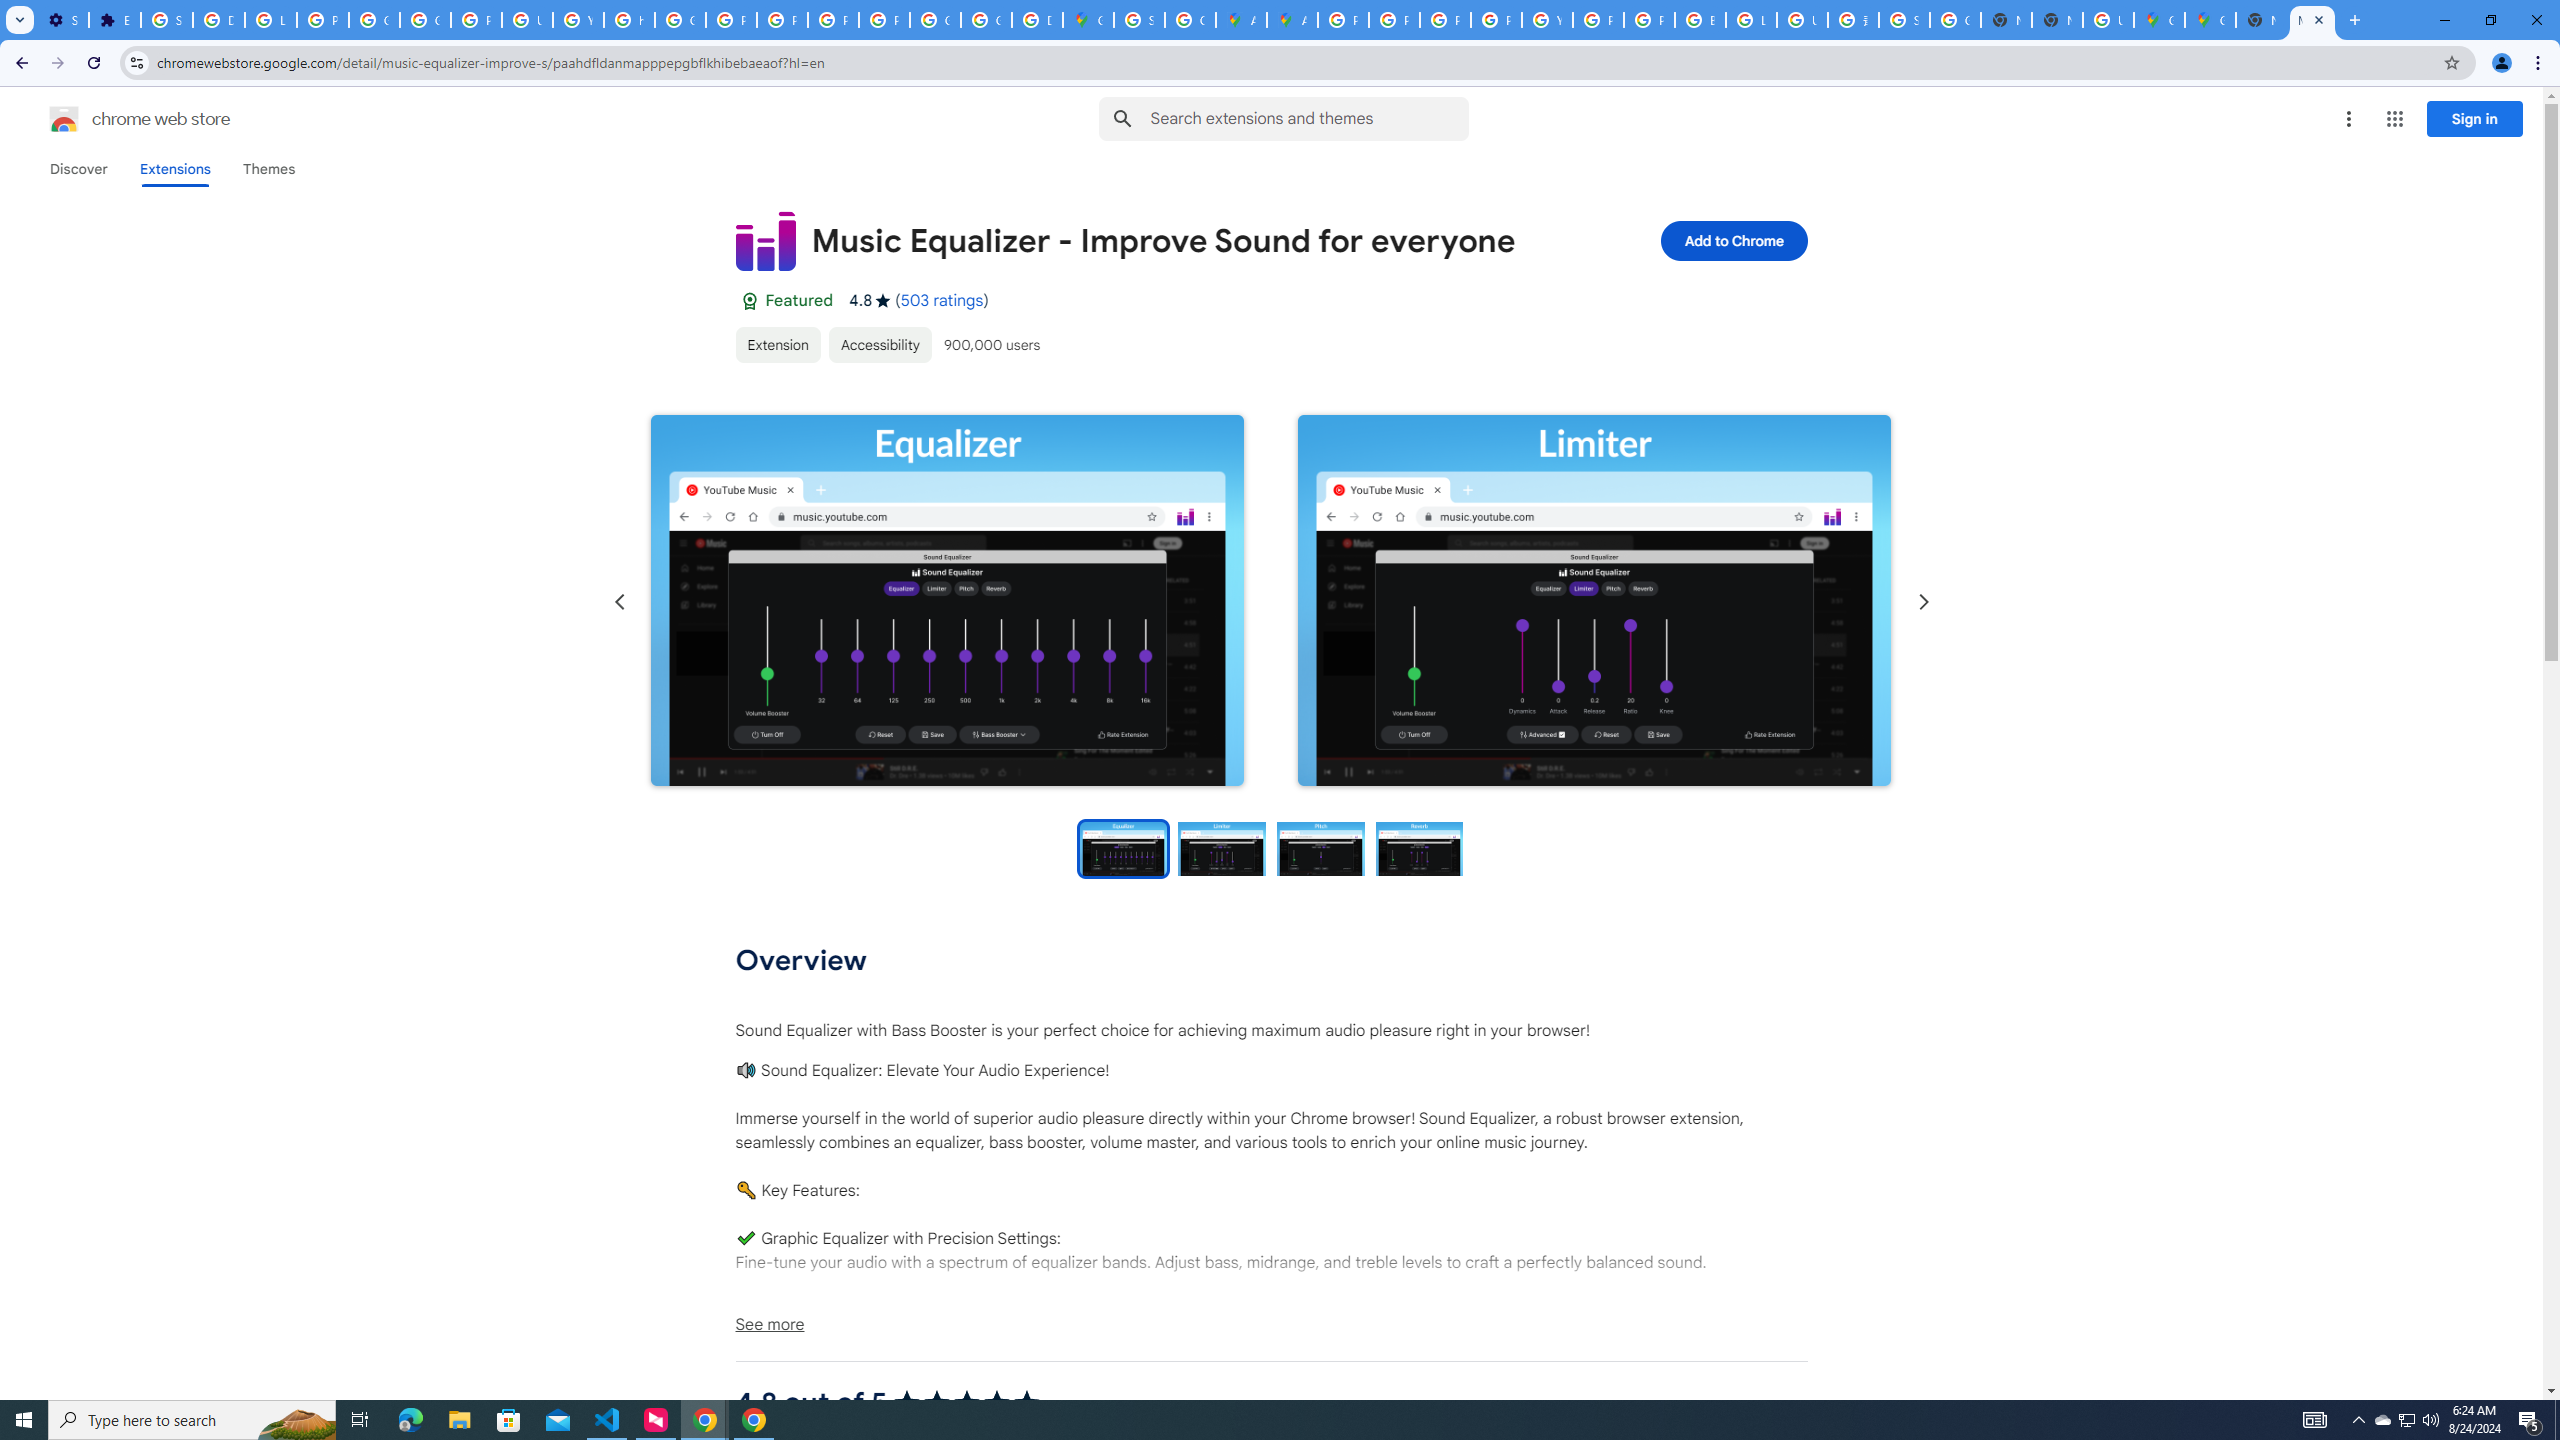  Describe the element at coordinates (2474, 118) in the screenshot. I see `'Sign in'` at that location.